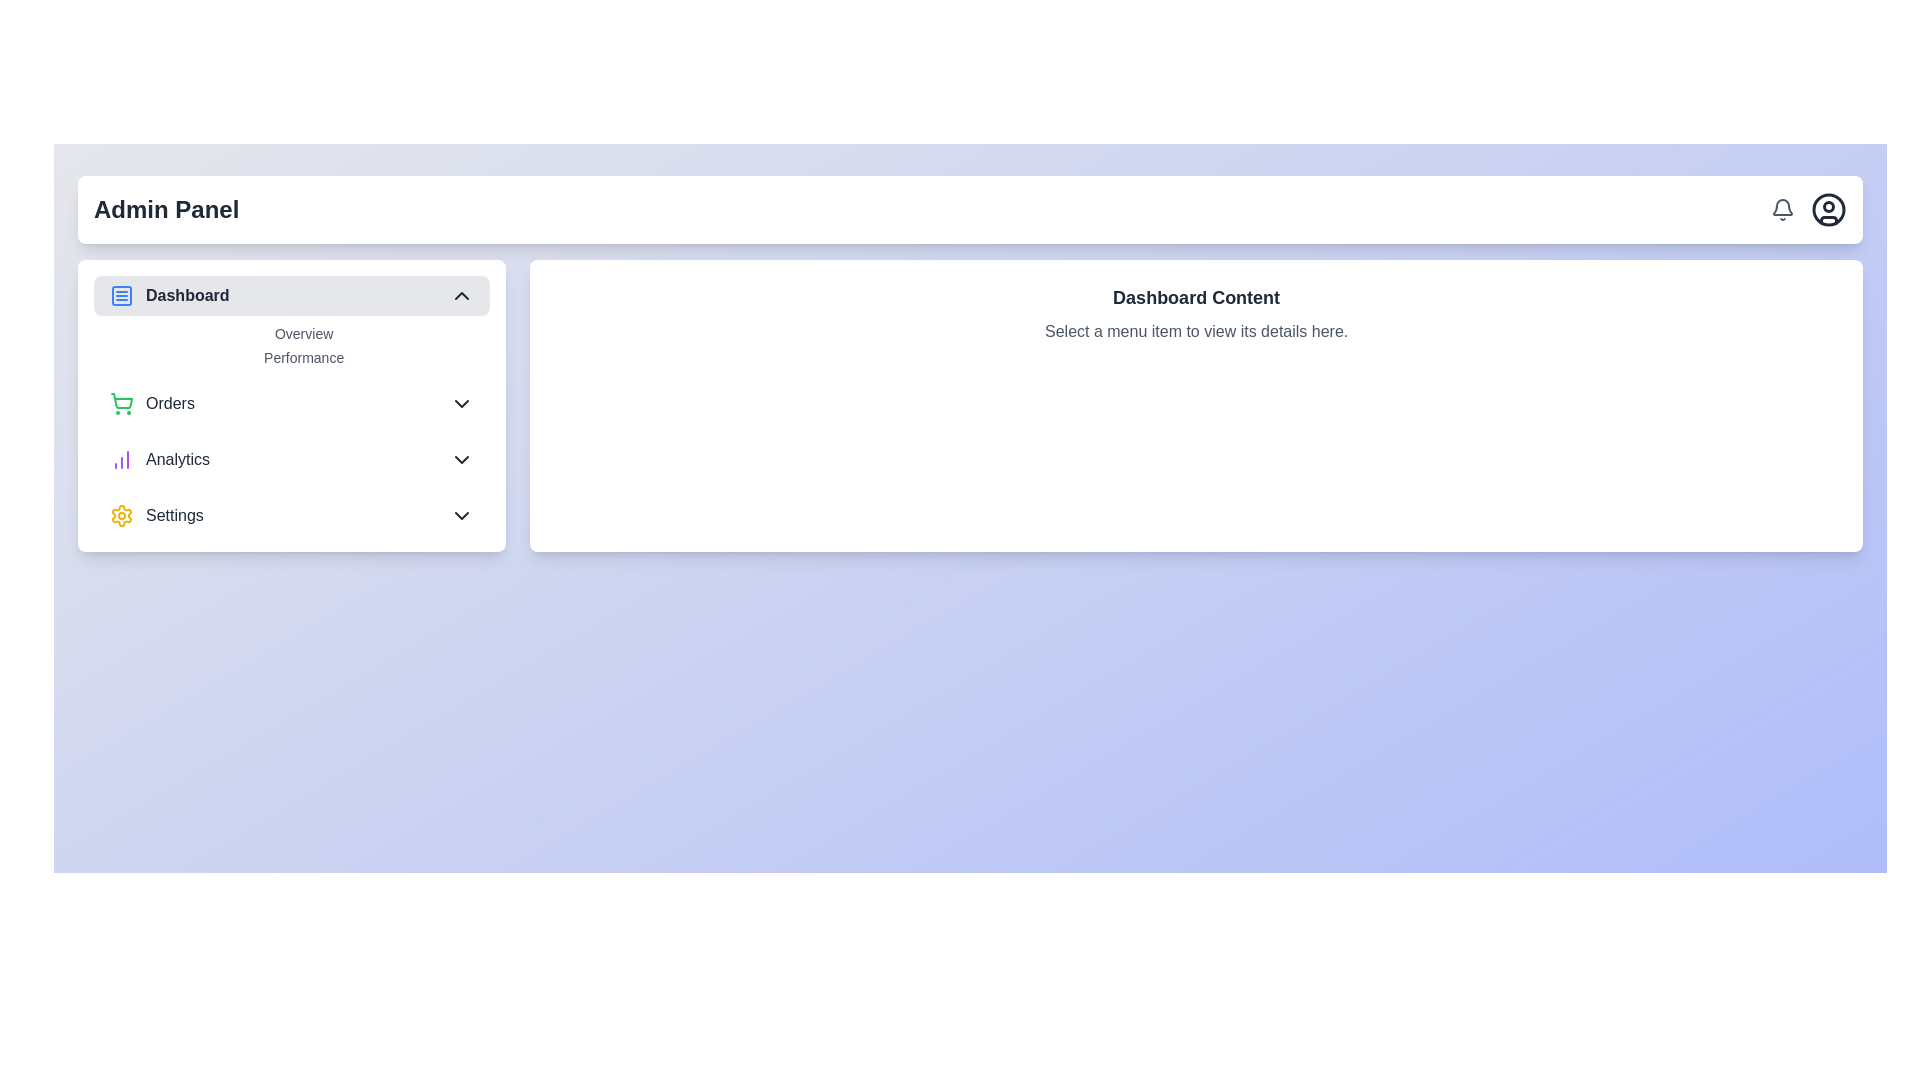 The image size is (1920, 1080). I want to click on the Analytics icon located in the left navigation panel, positioned to the left of the 'Analytics' label, so click(120, 459).